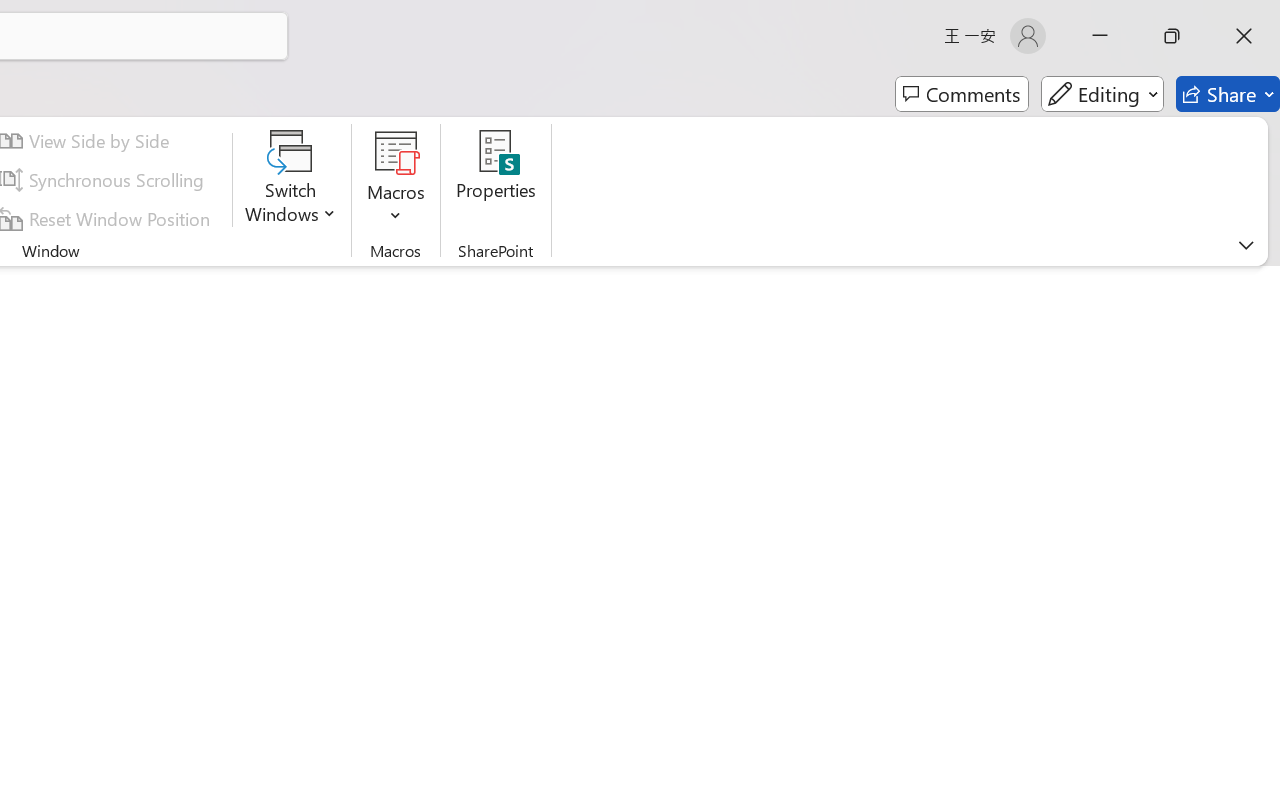  What do you see at coordinates (396, 179) in the screenshot?
I see `'Macros'` at bounding box center [396, 179].